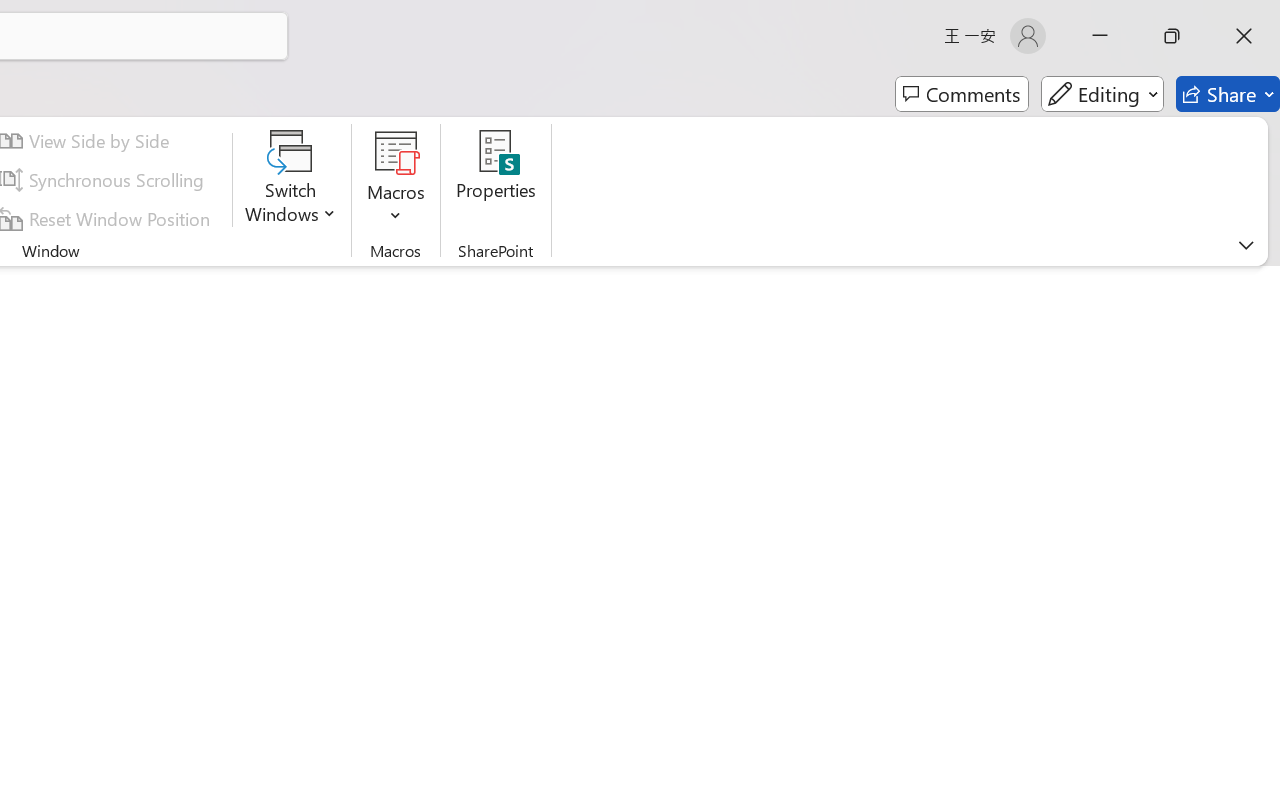  What do you see at coordinates (396, 179) in the screenshot?
I see `'Macros'` at bounding box center [396, 179].